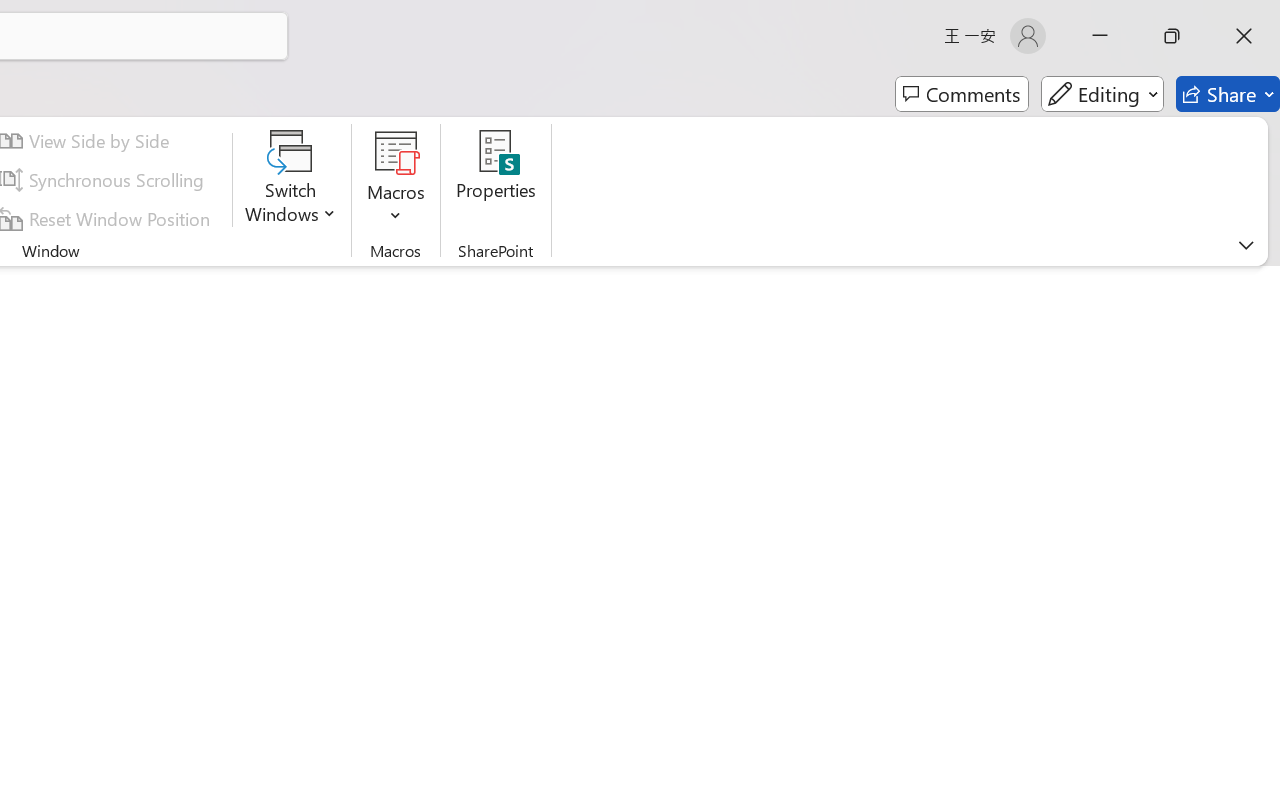  What do you see at coordinates (396, 179) in the screenshot?
I see `'Macros'` at bounding box center [396, 179].